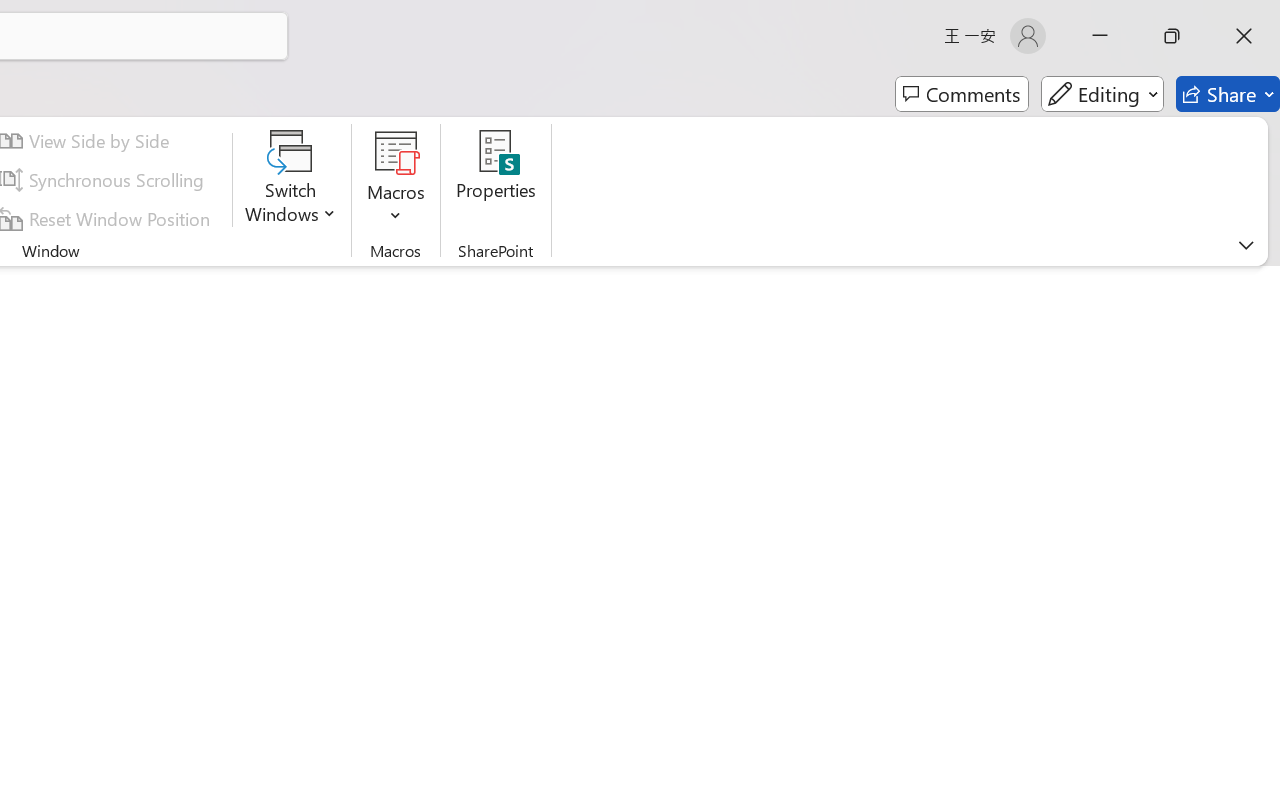  What do you see at coordinates (396, 179) in the screenshot?
I see `'Macros'` at bounding box center [396, 179].